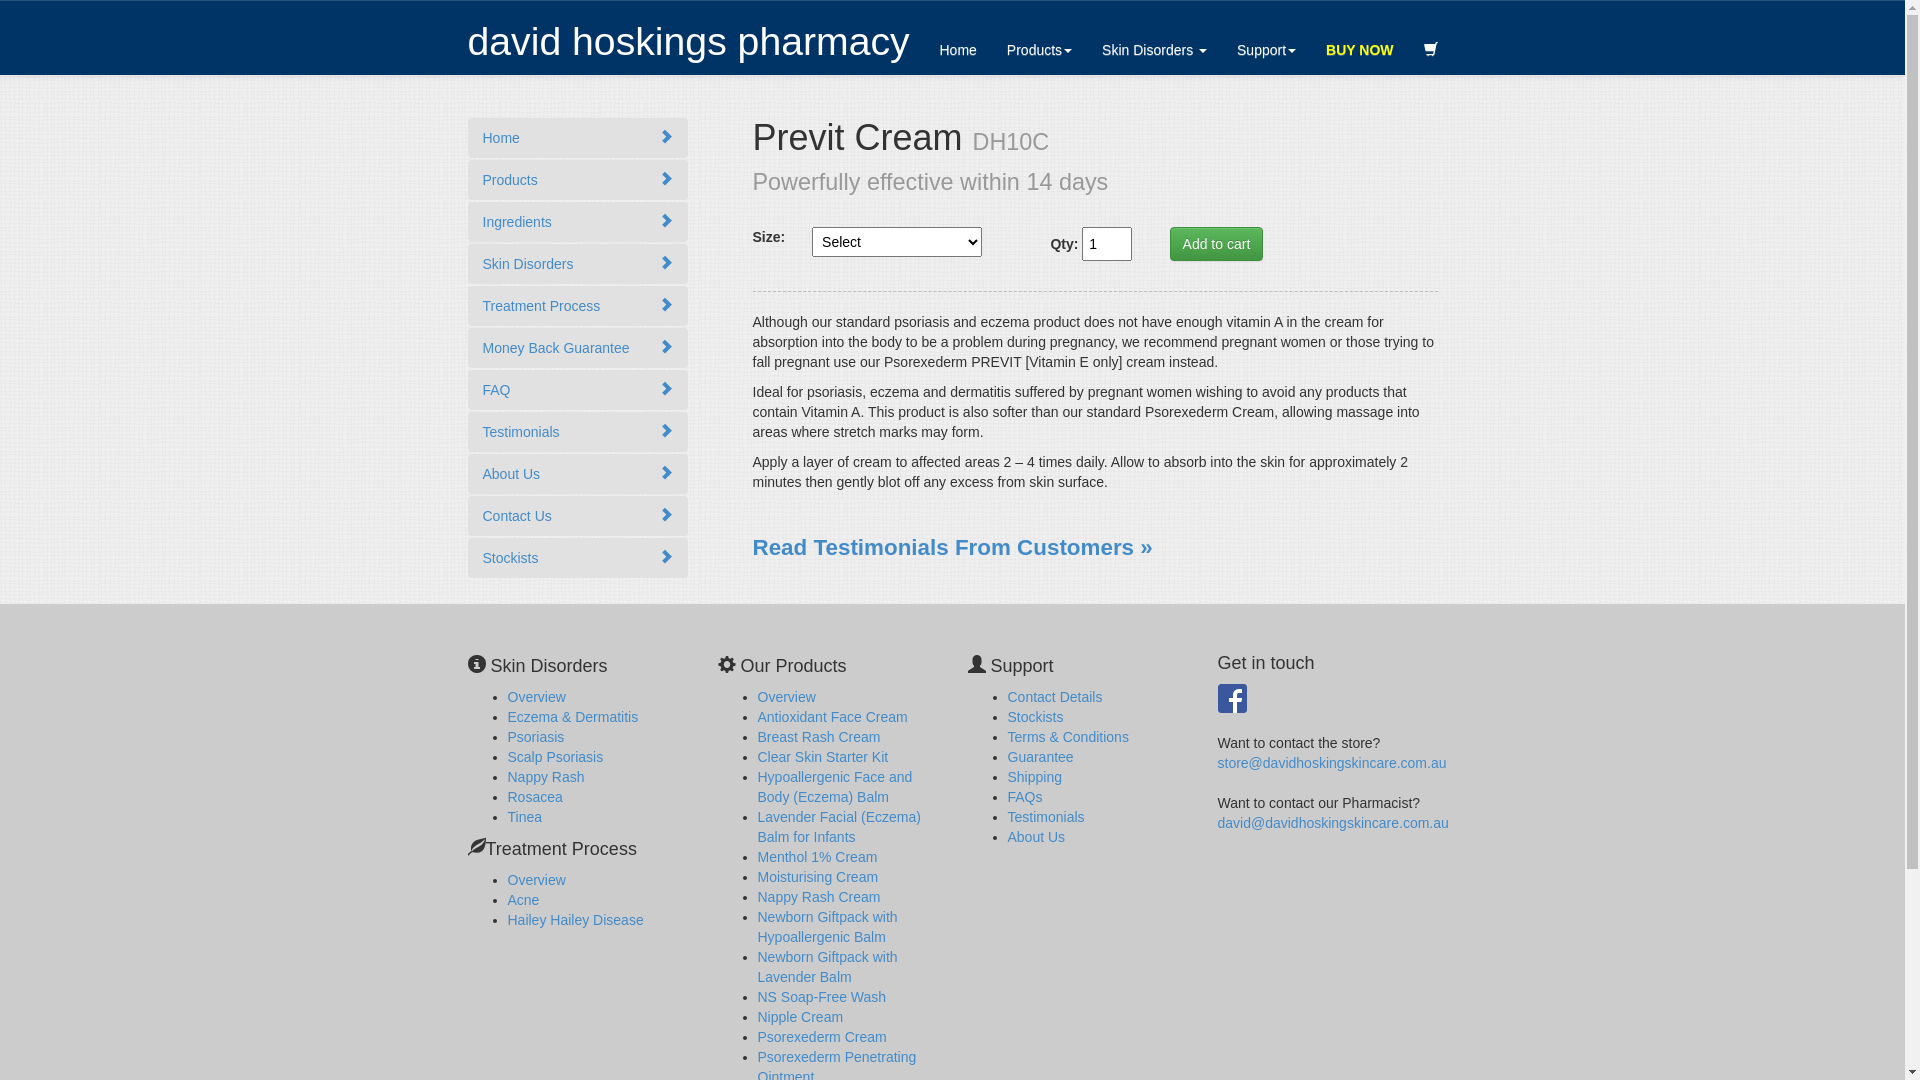 The image size is (1920, 1080). I want to click on 'Tinea', so click(525, 817).